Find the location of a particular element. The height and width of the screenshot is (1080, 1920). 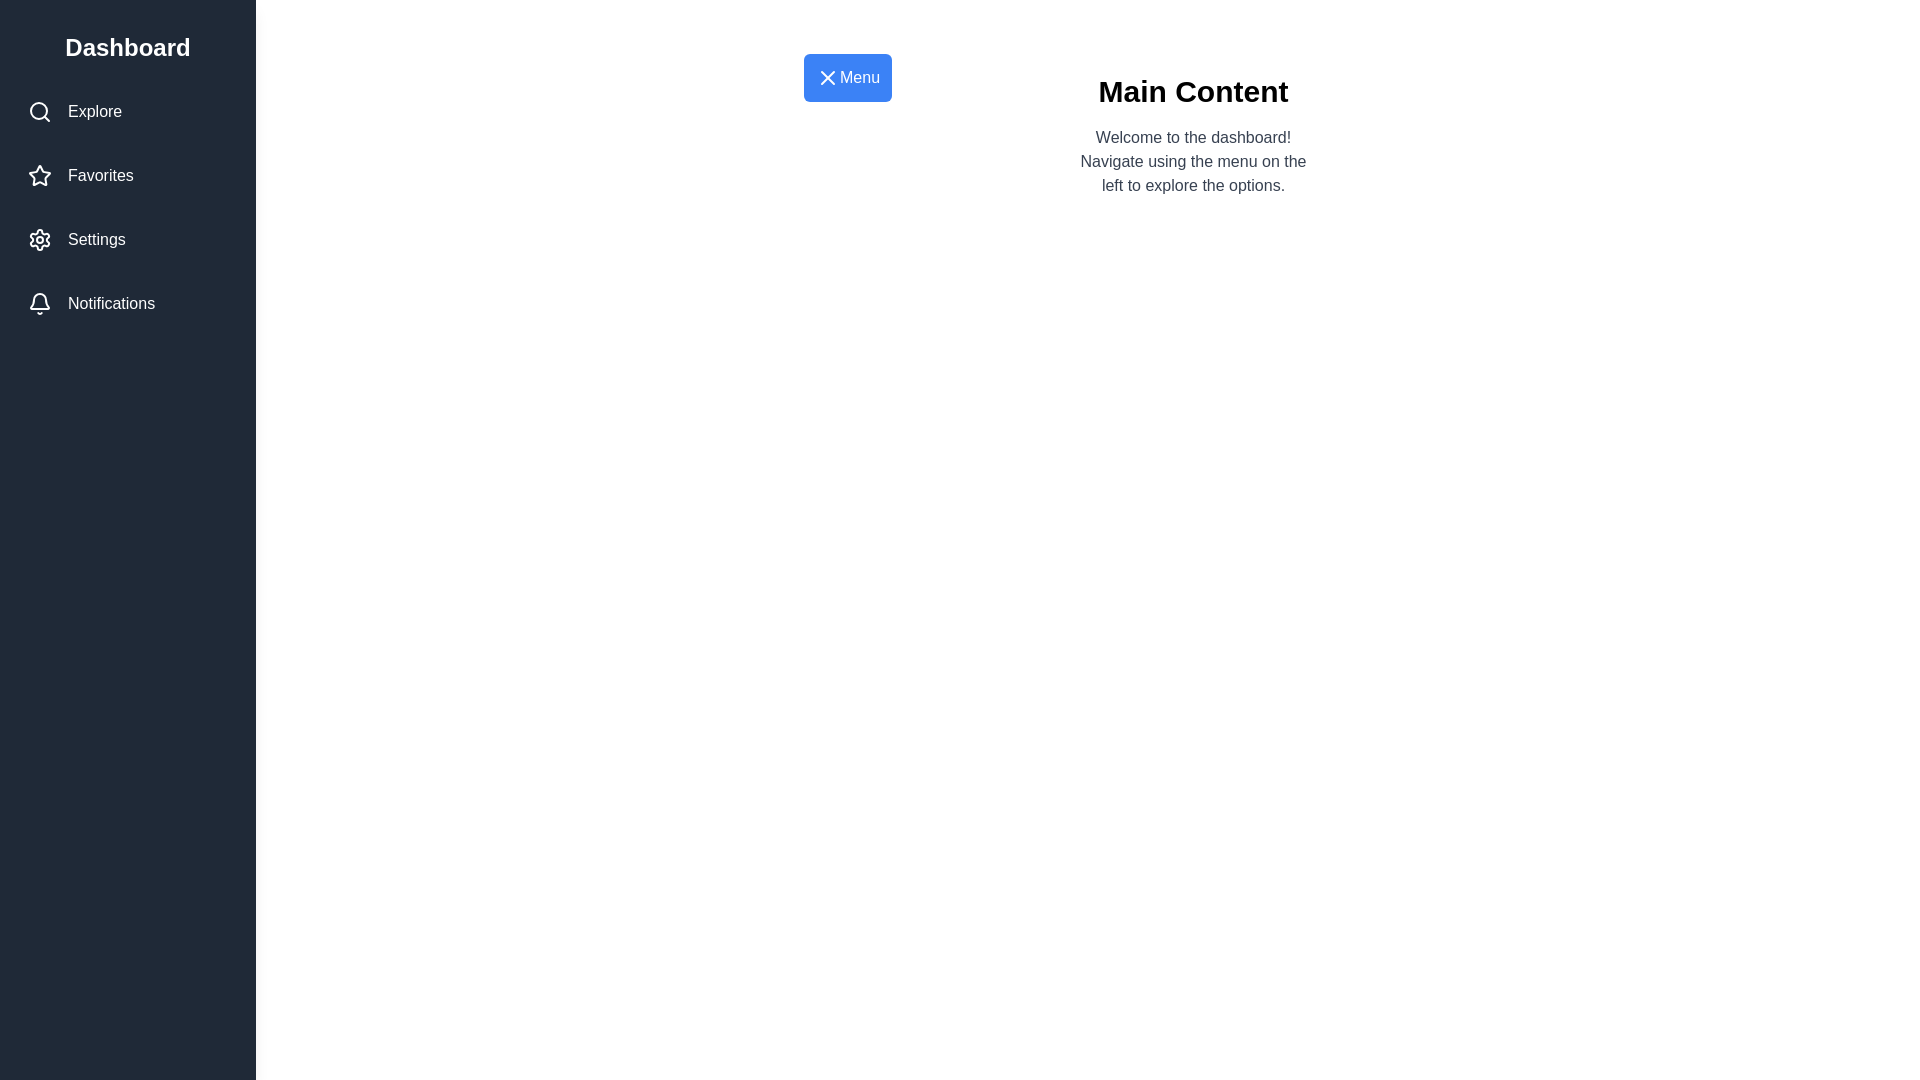

the 'Notifications' button in the vertical sidebar menu, which features a bell icon and white text on a dark blue background, to receive visual feedback is located at coordinates (127, 304).